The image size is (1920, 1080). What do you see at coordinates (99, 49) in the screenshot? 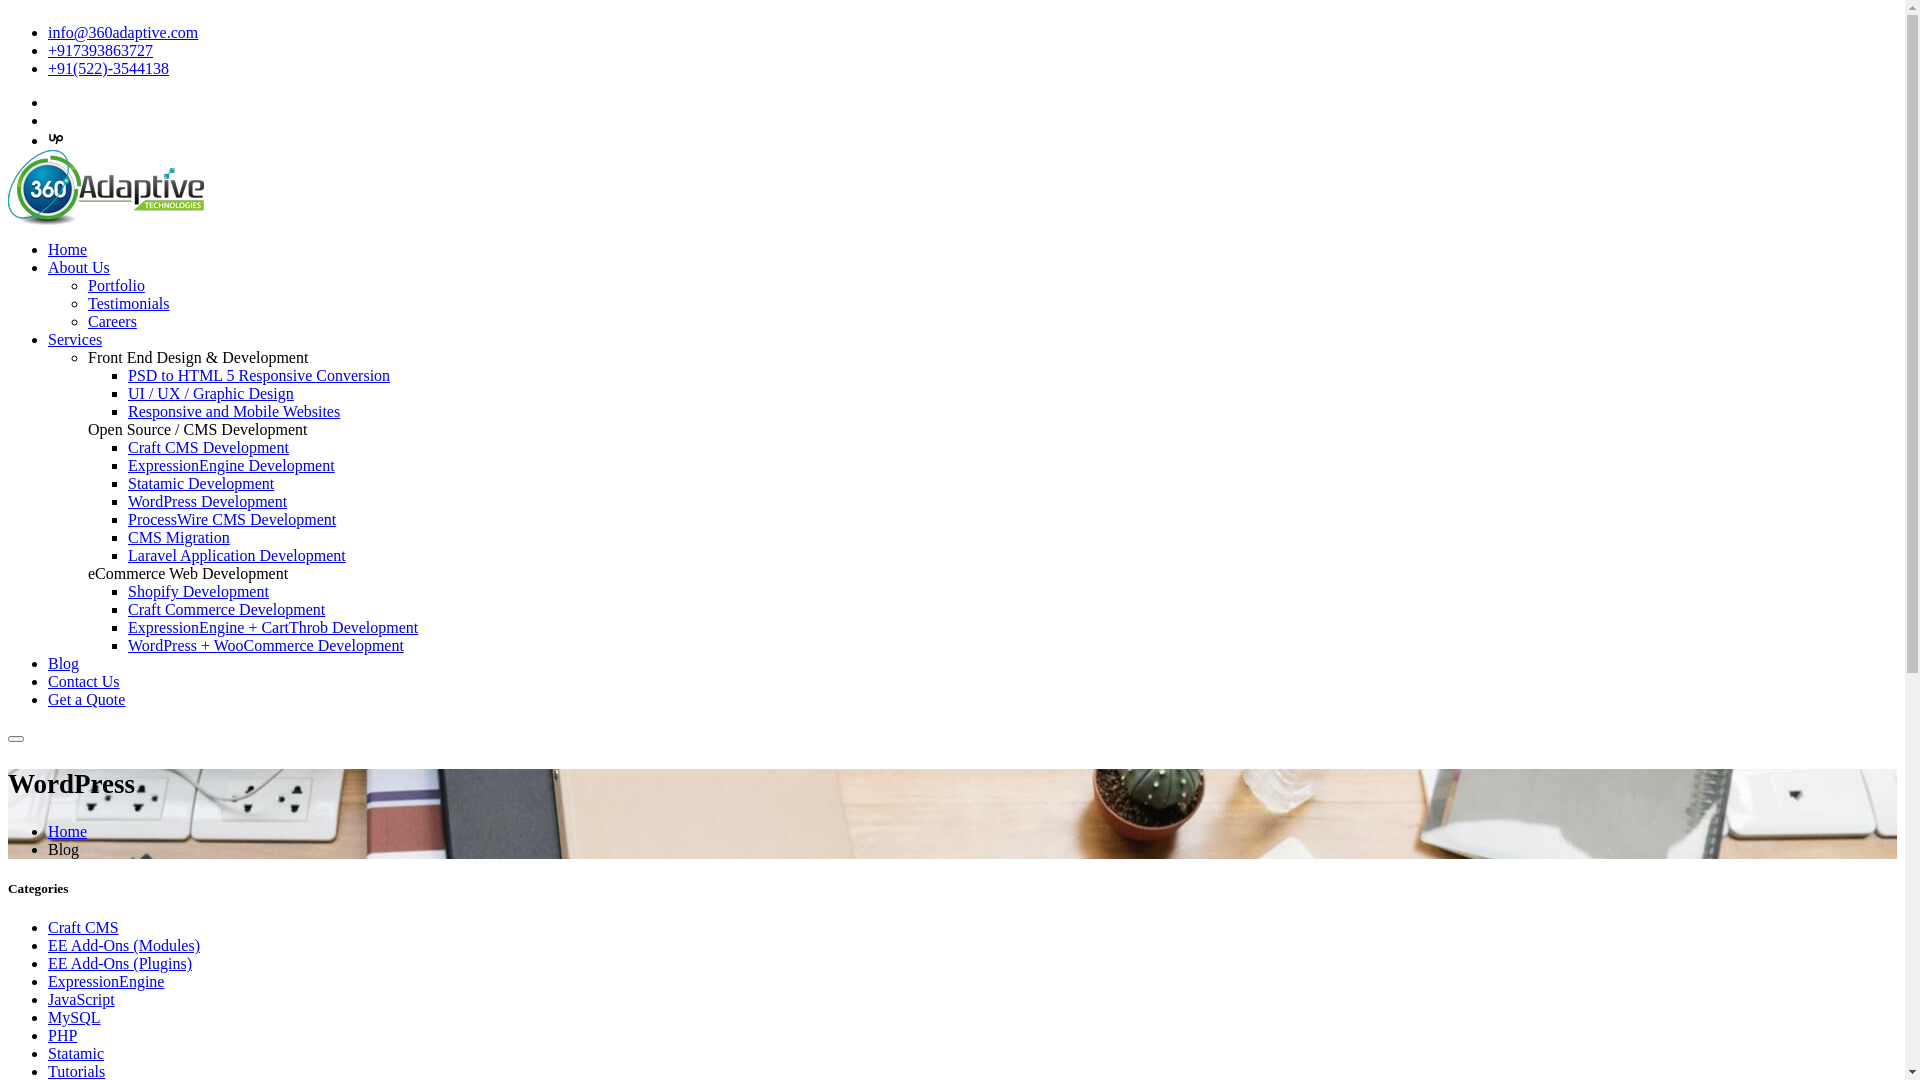
I see `'+917393863727'` at bounding box center [99, 49].